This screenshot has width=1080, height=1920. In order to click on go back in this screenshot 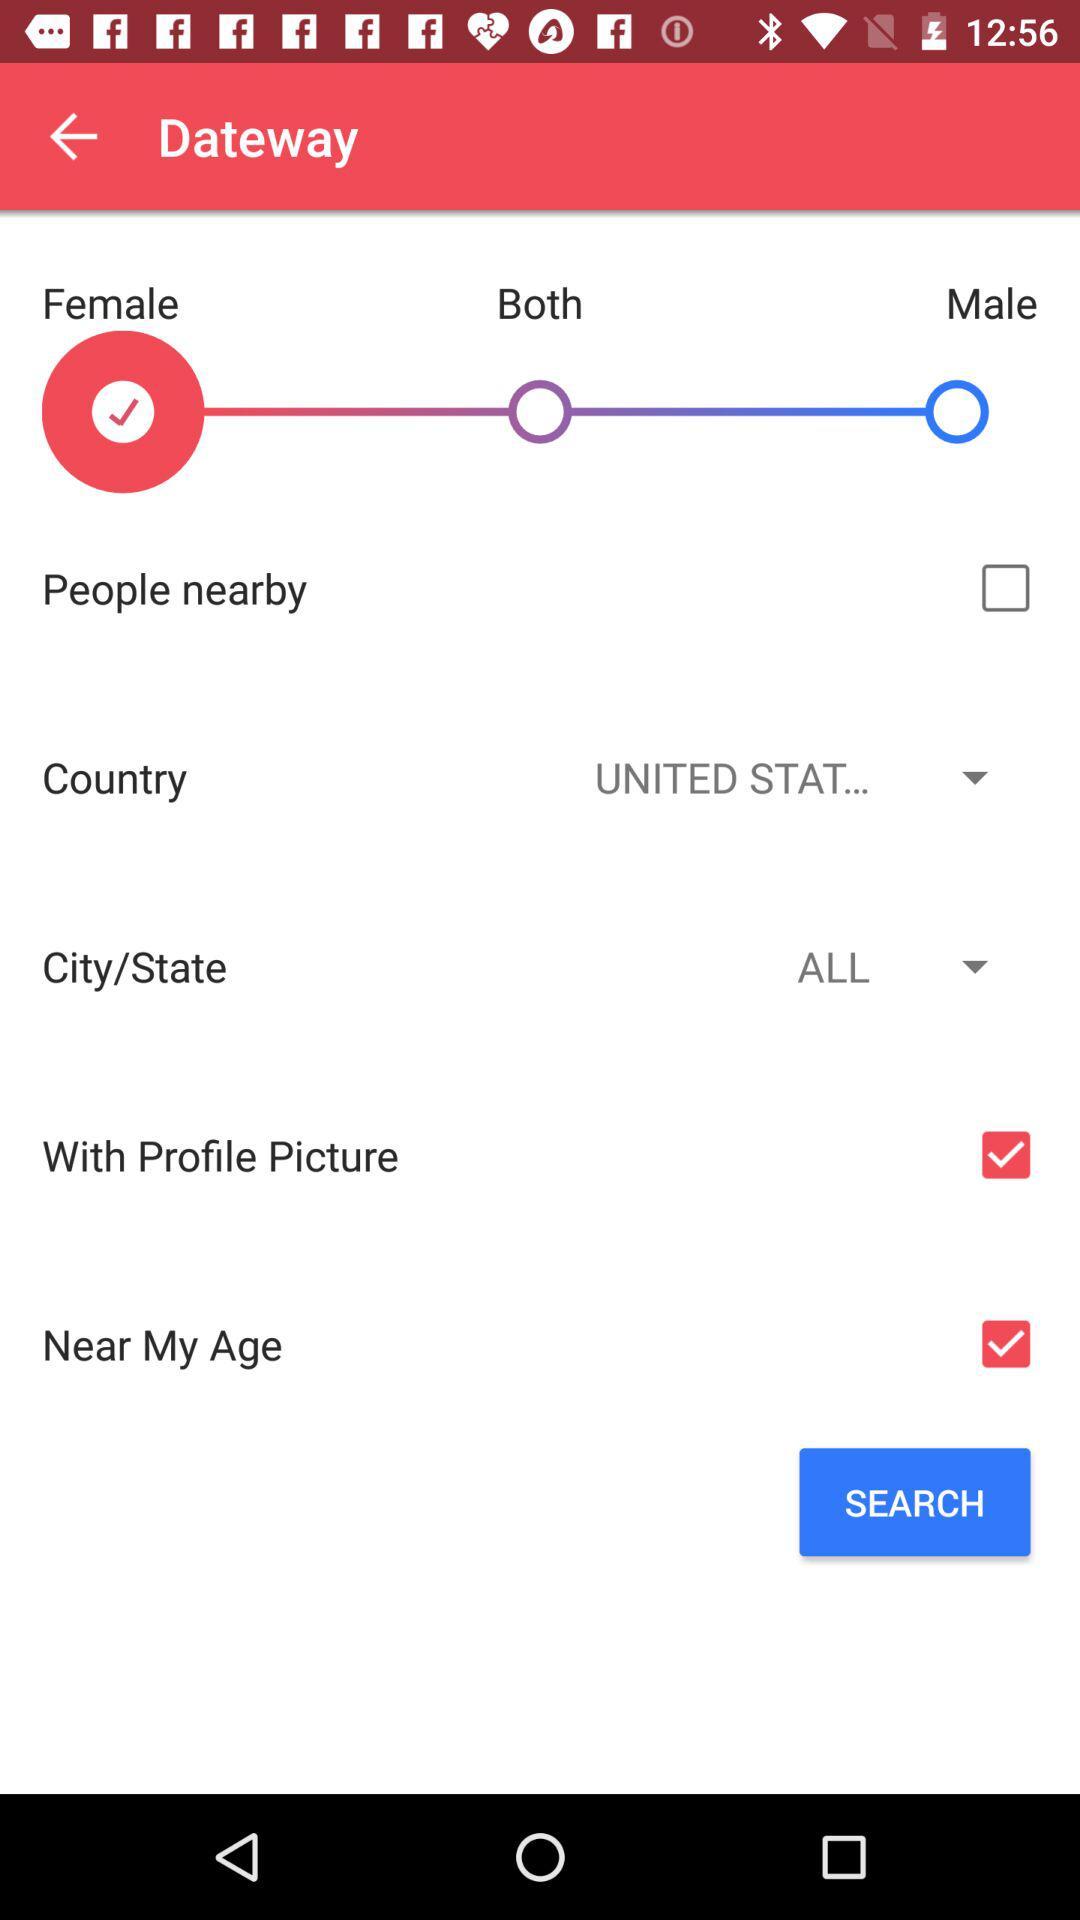, I will do `click(72, 135)`.